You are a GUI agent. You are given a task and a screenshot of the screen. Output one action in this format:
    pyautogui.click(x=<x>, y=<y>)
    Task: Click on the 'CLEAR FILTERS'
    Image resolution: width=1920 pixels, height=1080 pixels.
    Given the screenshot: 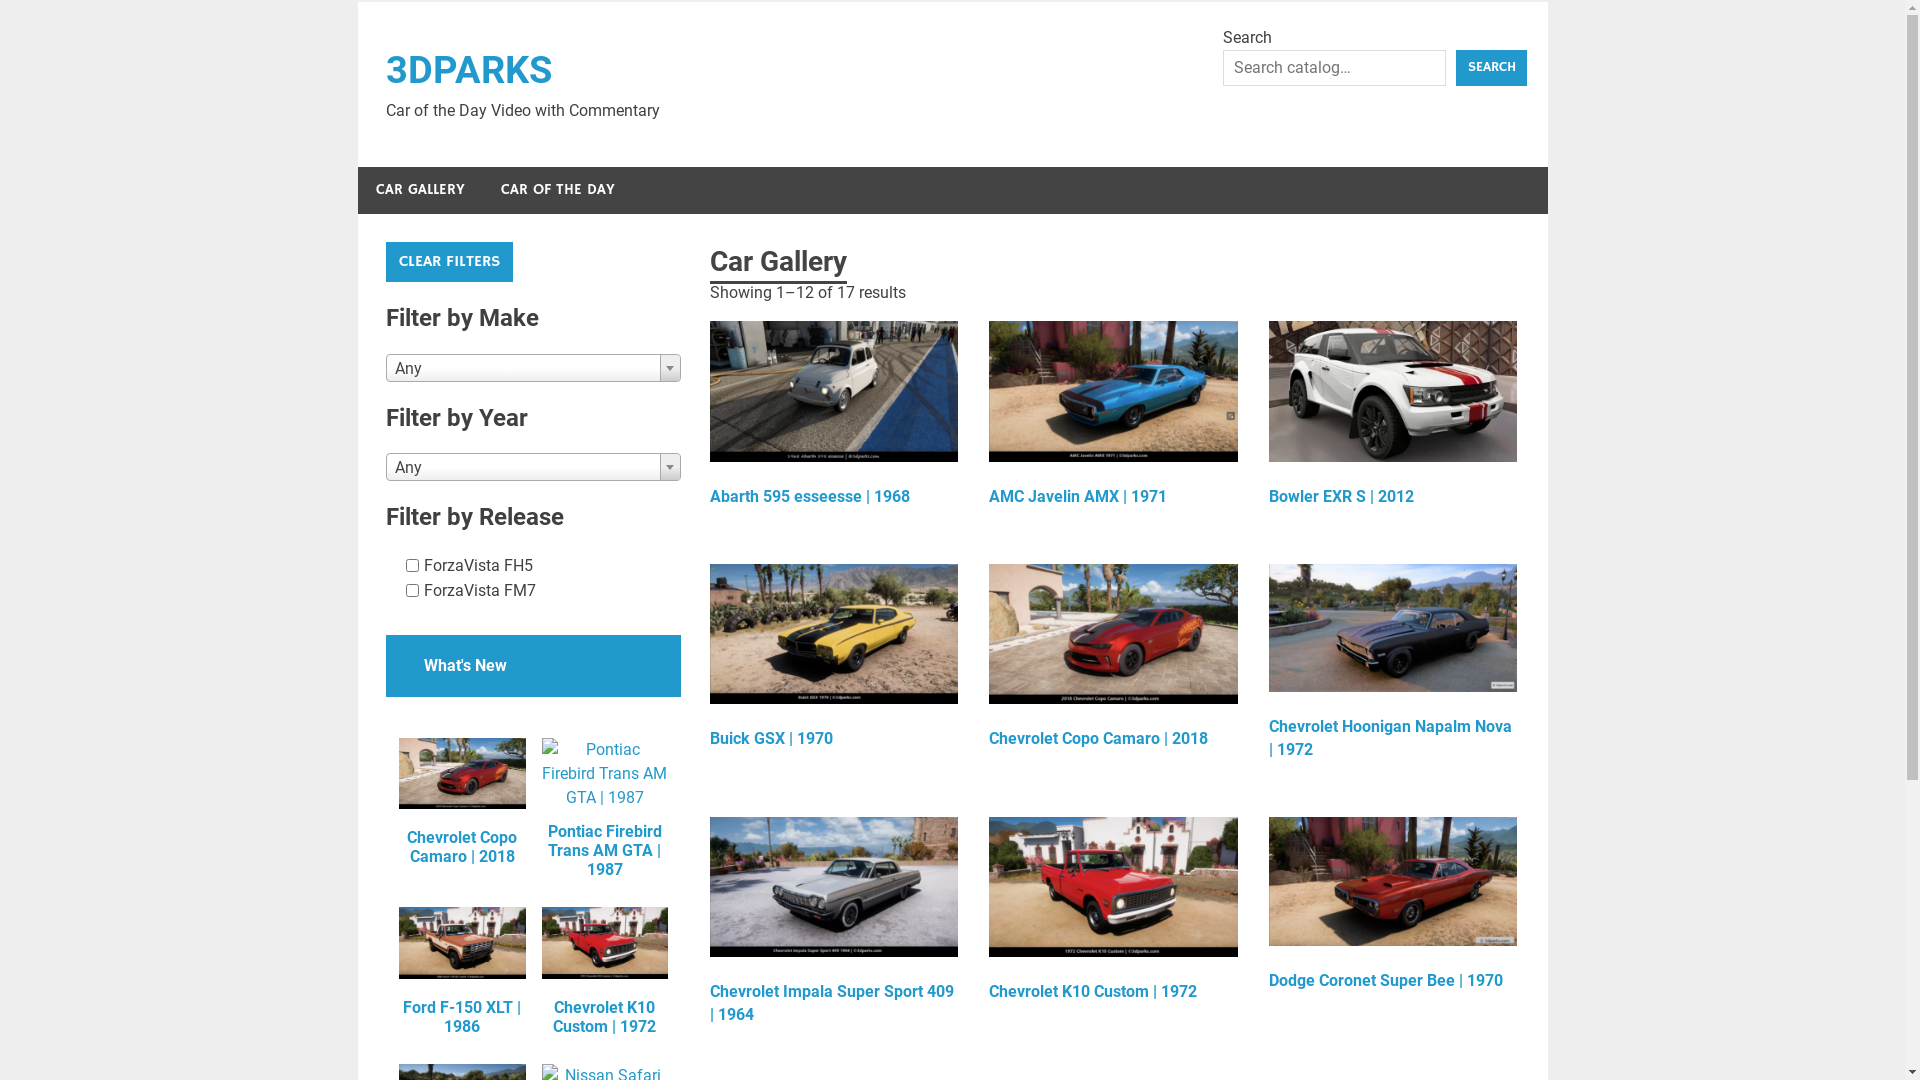 What is the action you would take?
    pyautogui.click(x=448, y=261)
    